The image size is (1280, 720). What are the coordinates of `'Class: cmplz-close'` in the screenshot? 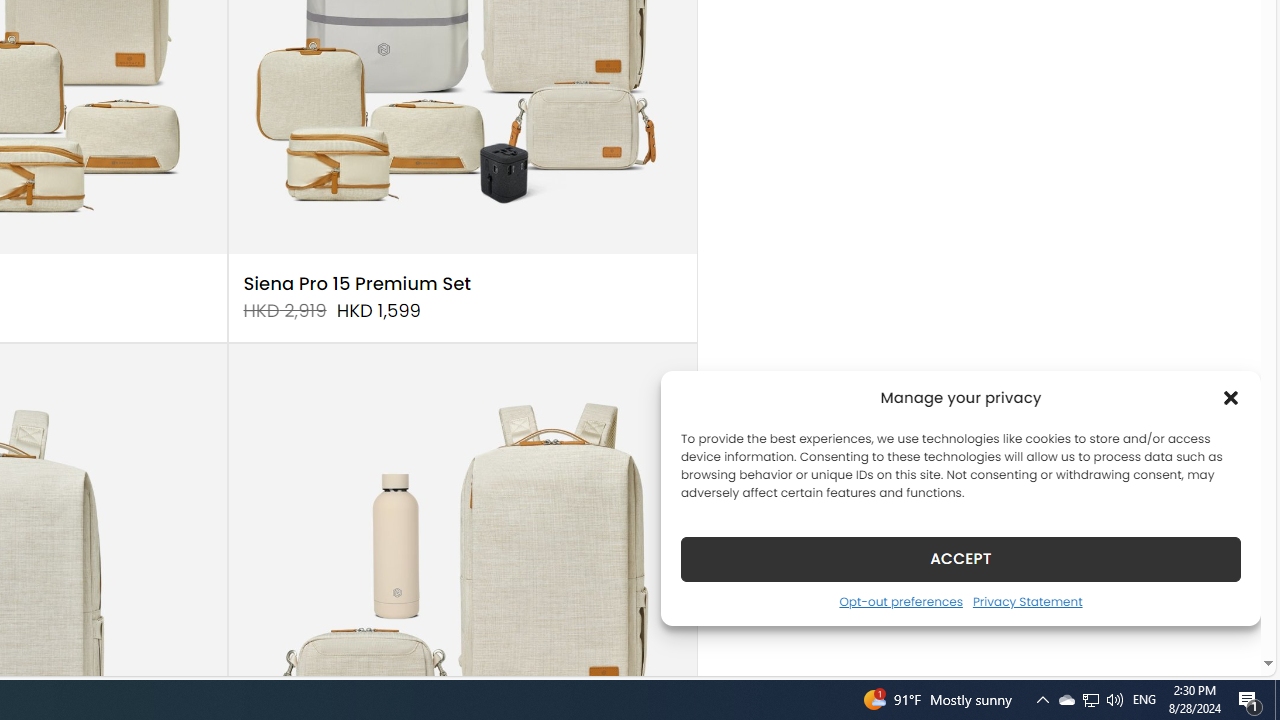 It's located at (1230, 397).